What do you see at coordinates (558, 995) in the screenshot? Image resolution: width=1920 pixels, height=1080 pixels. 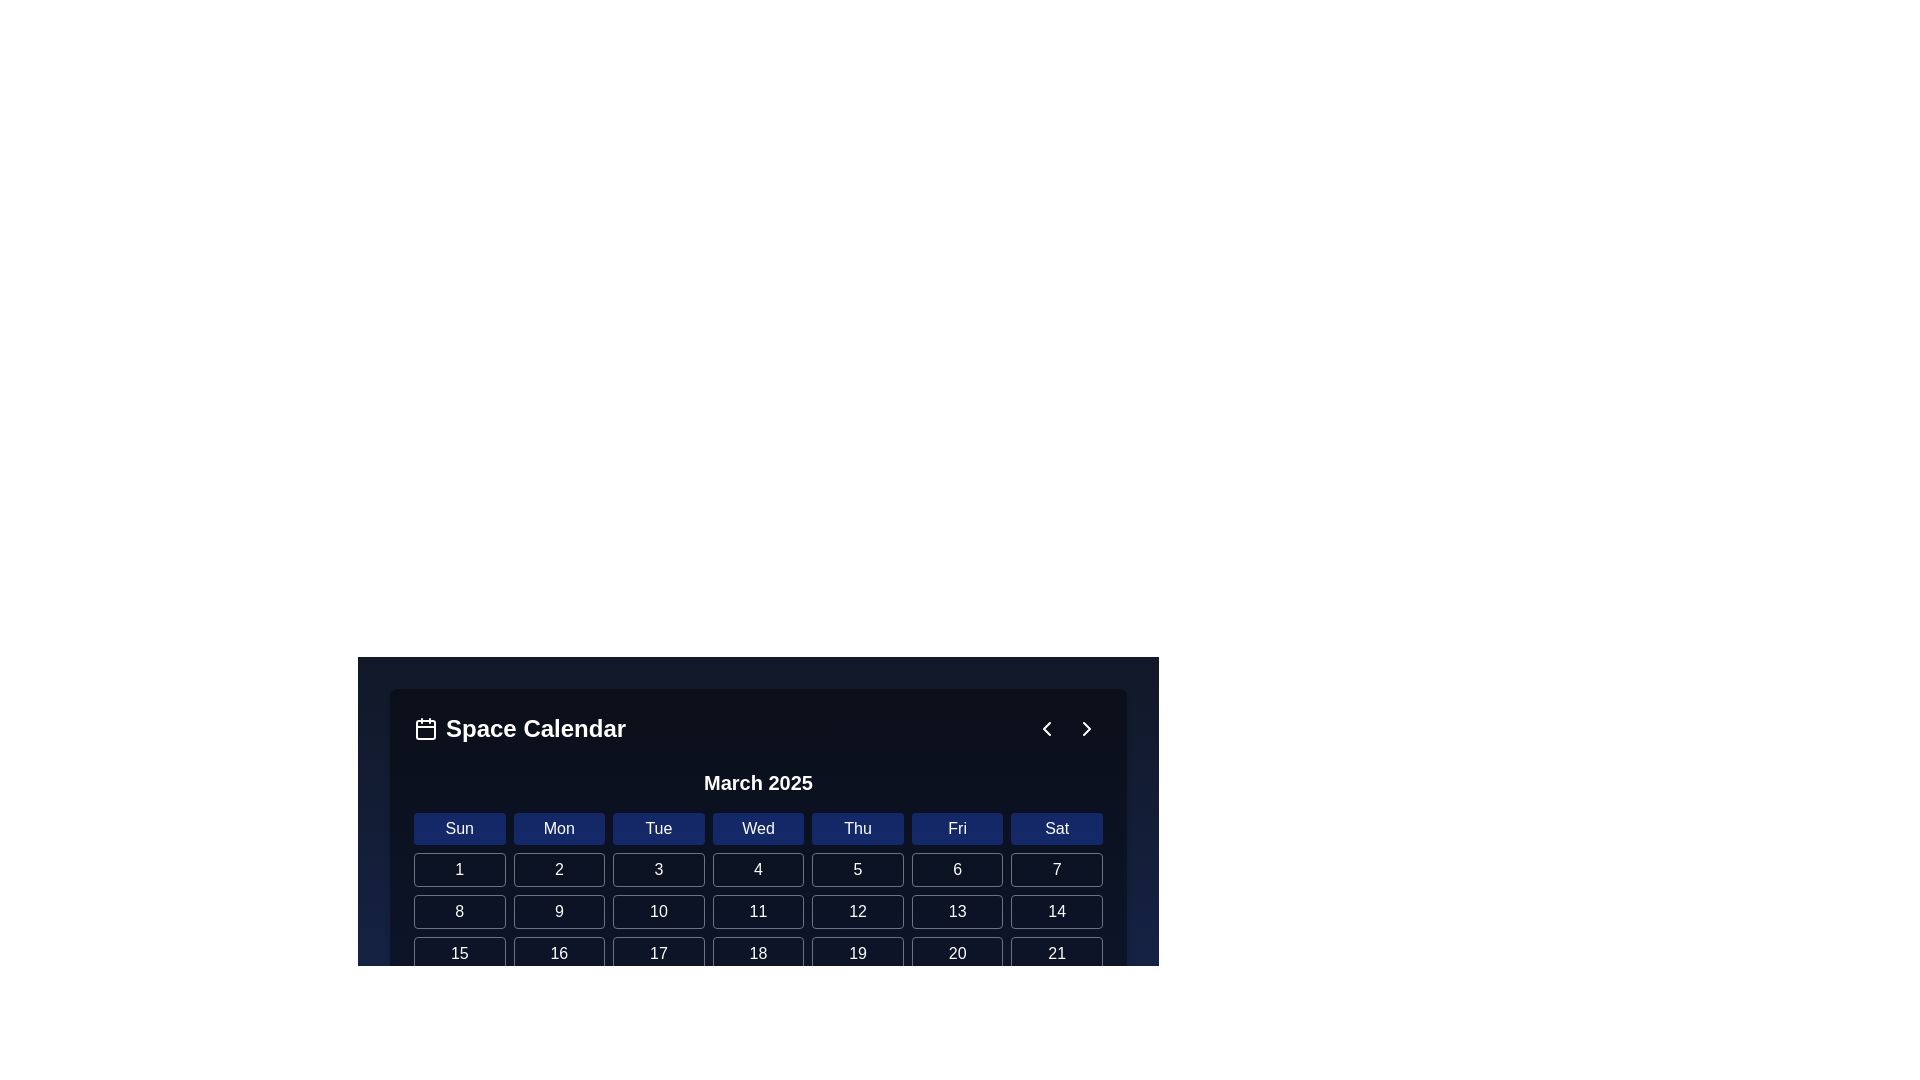 I see `the button representing the 23rd day of March 2025 in the calendar grid` at bounding box center [558, 995].